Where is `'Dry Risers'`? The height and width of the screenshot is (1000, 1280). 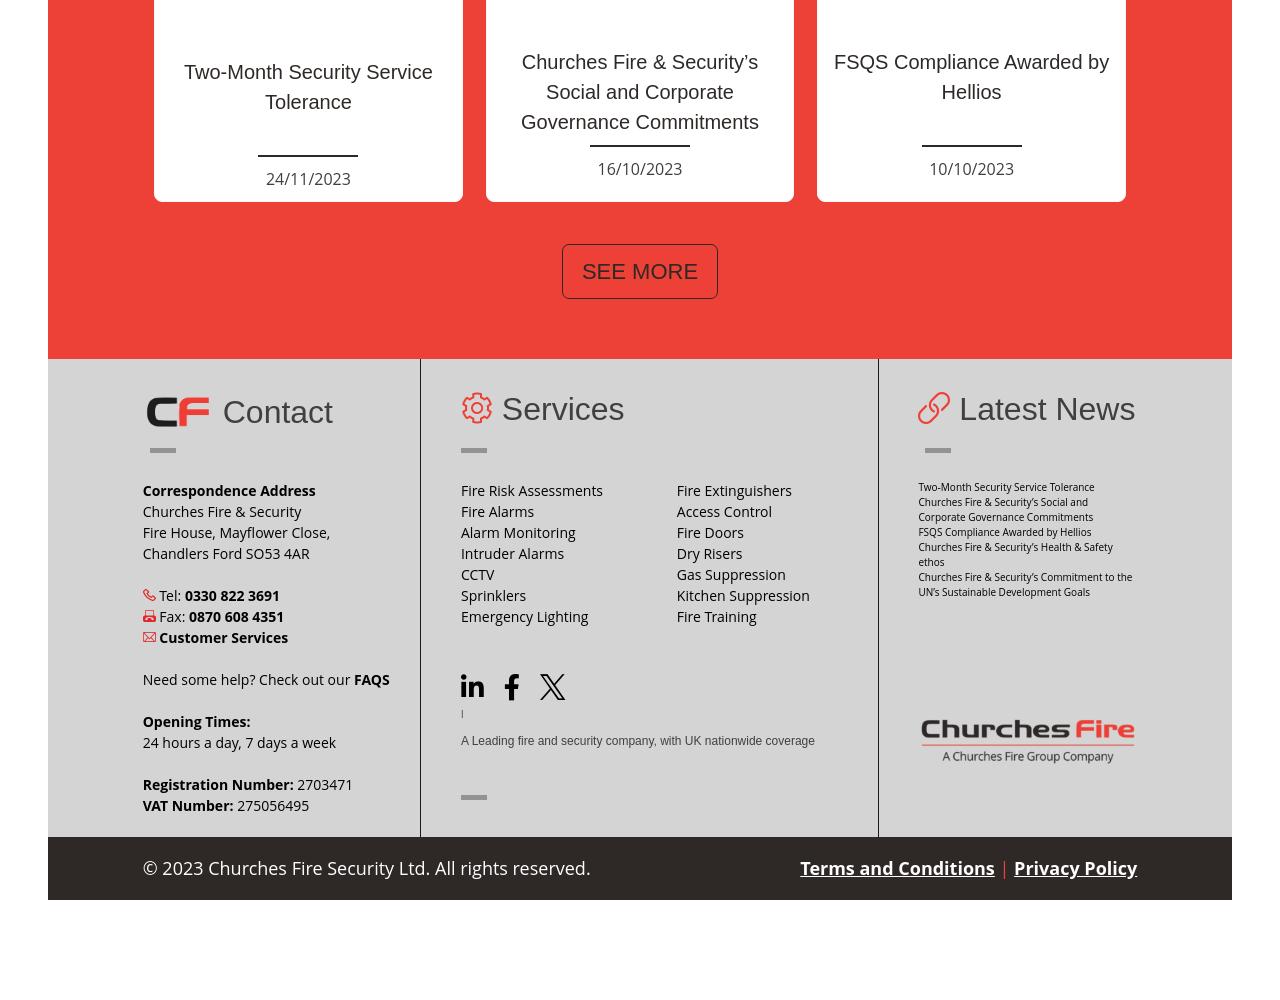 'Dry Risers' is located at coordinates (708, 552).